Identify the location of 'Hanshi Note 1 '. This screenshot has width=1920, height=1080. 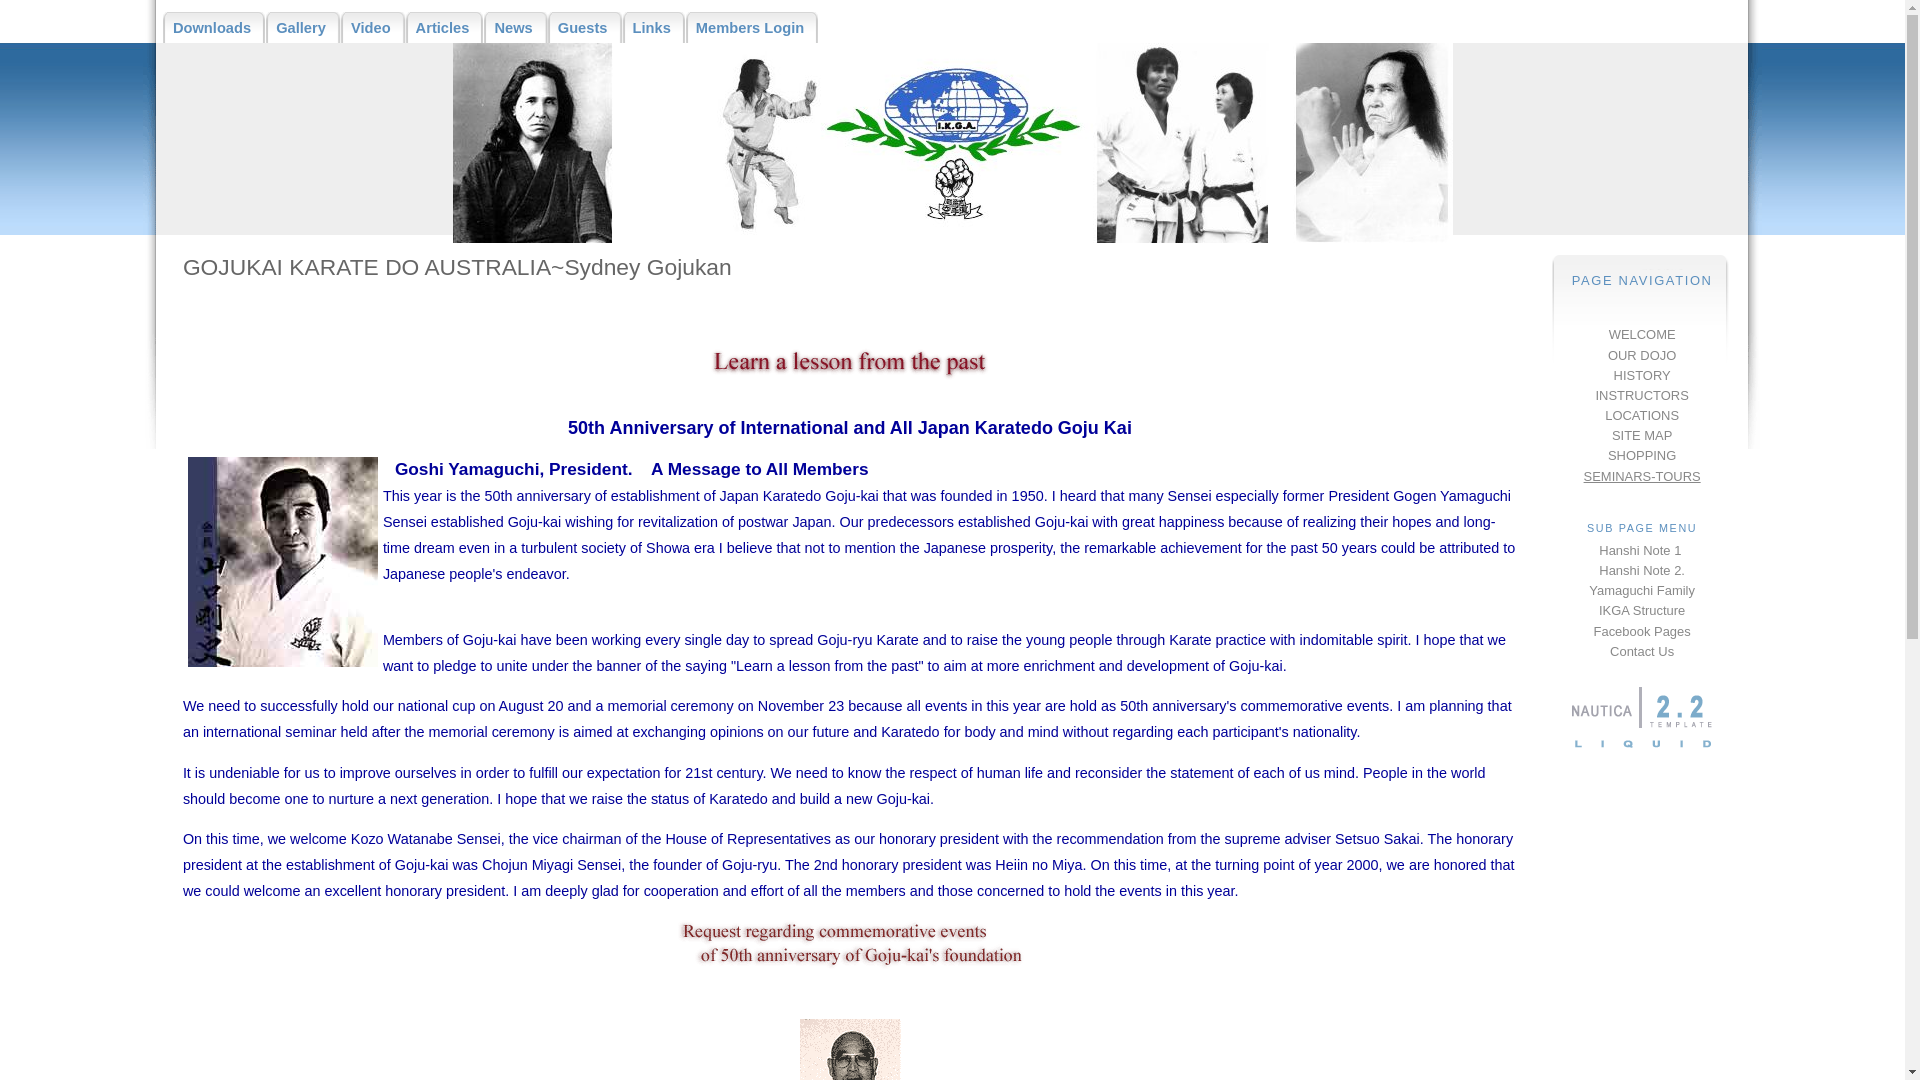
(1641, 550).